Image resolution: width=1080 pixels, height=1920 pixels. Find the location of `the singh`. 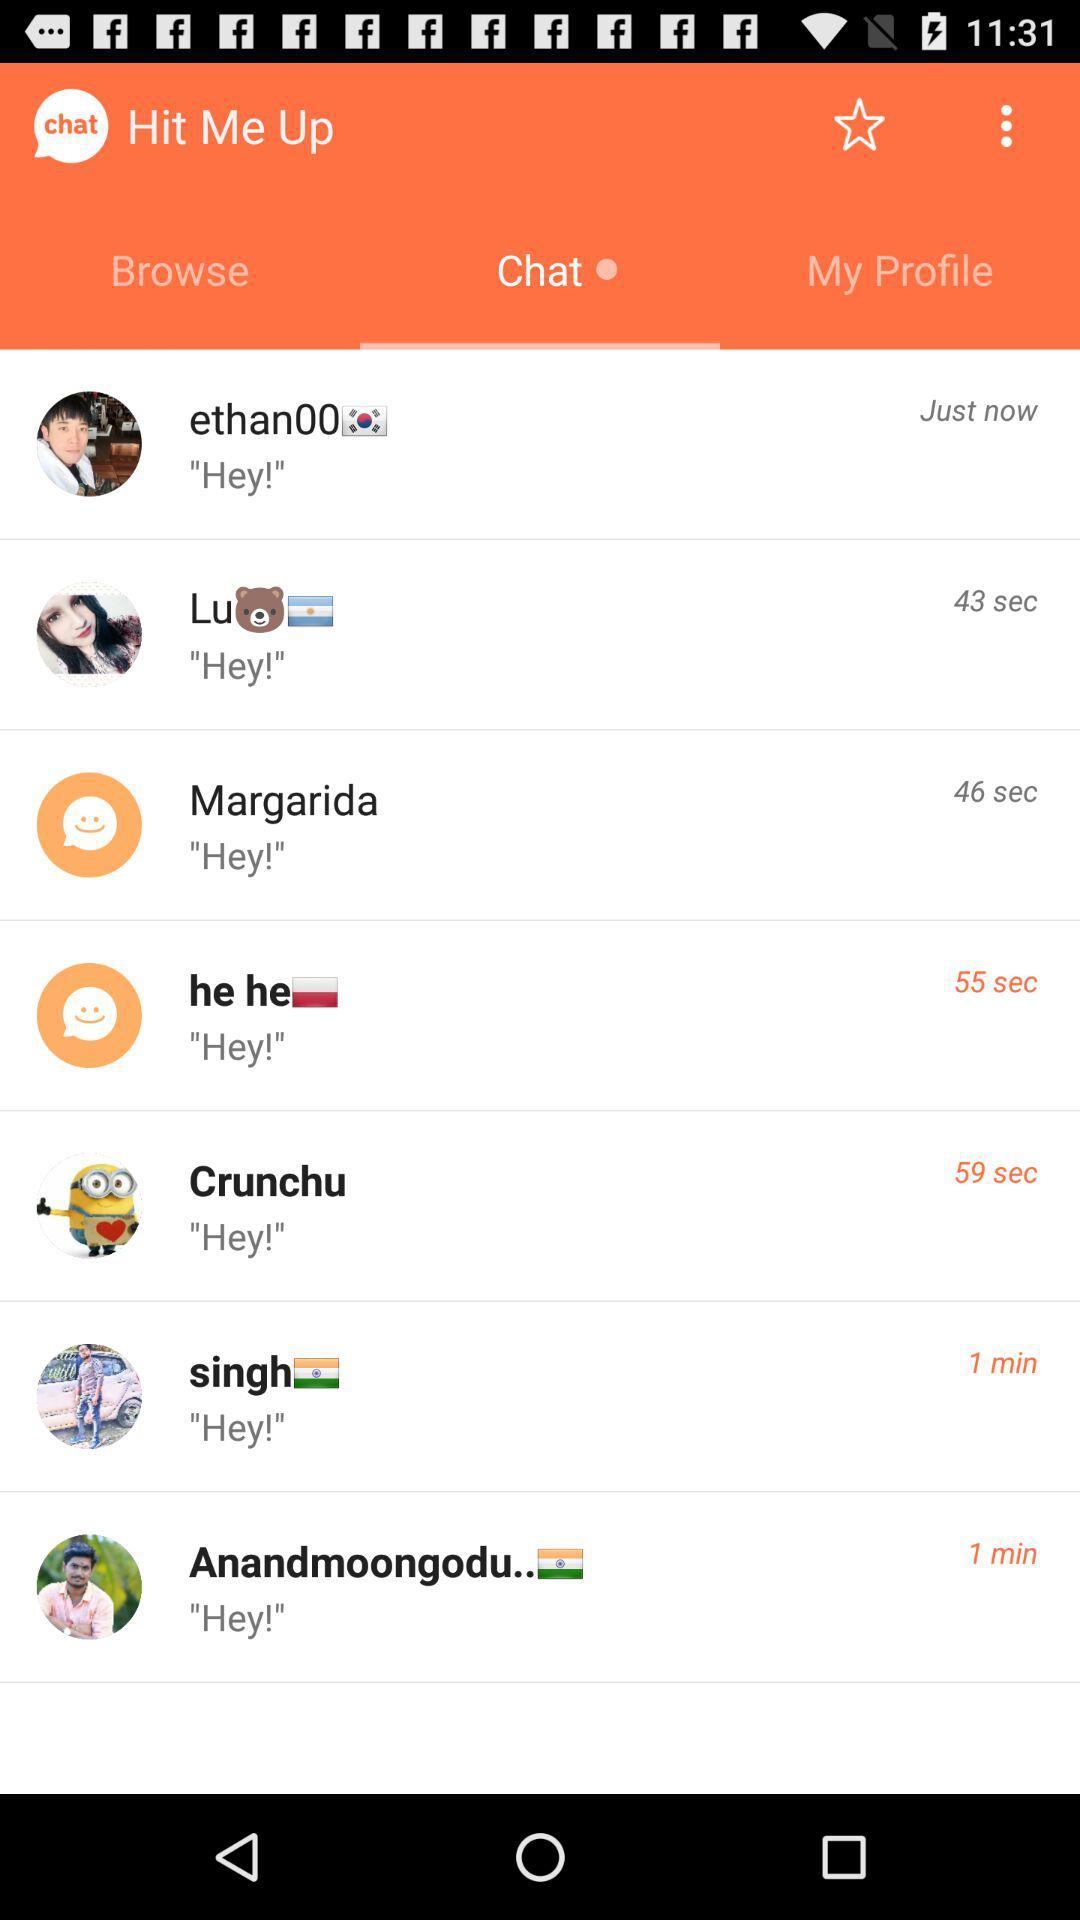

the singh is located at coordinates (239, 1369).